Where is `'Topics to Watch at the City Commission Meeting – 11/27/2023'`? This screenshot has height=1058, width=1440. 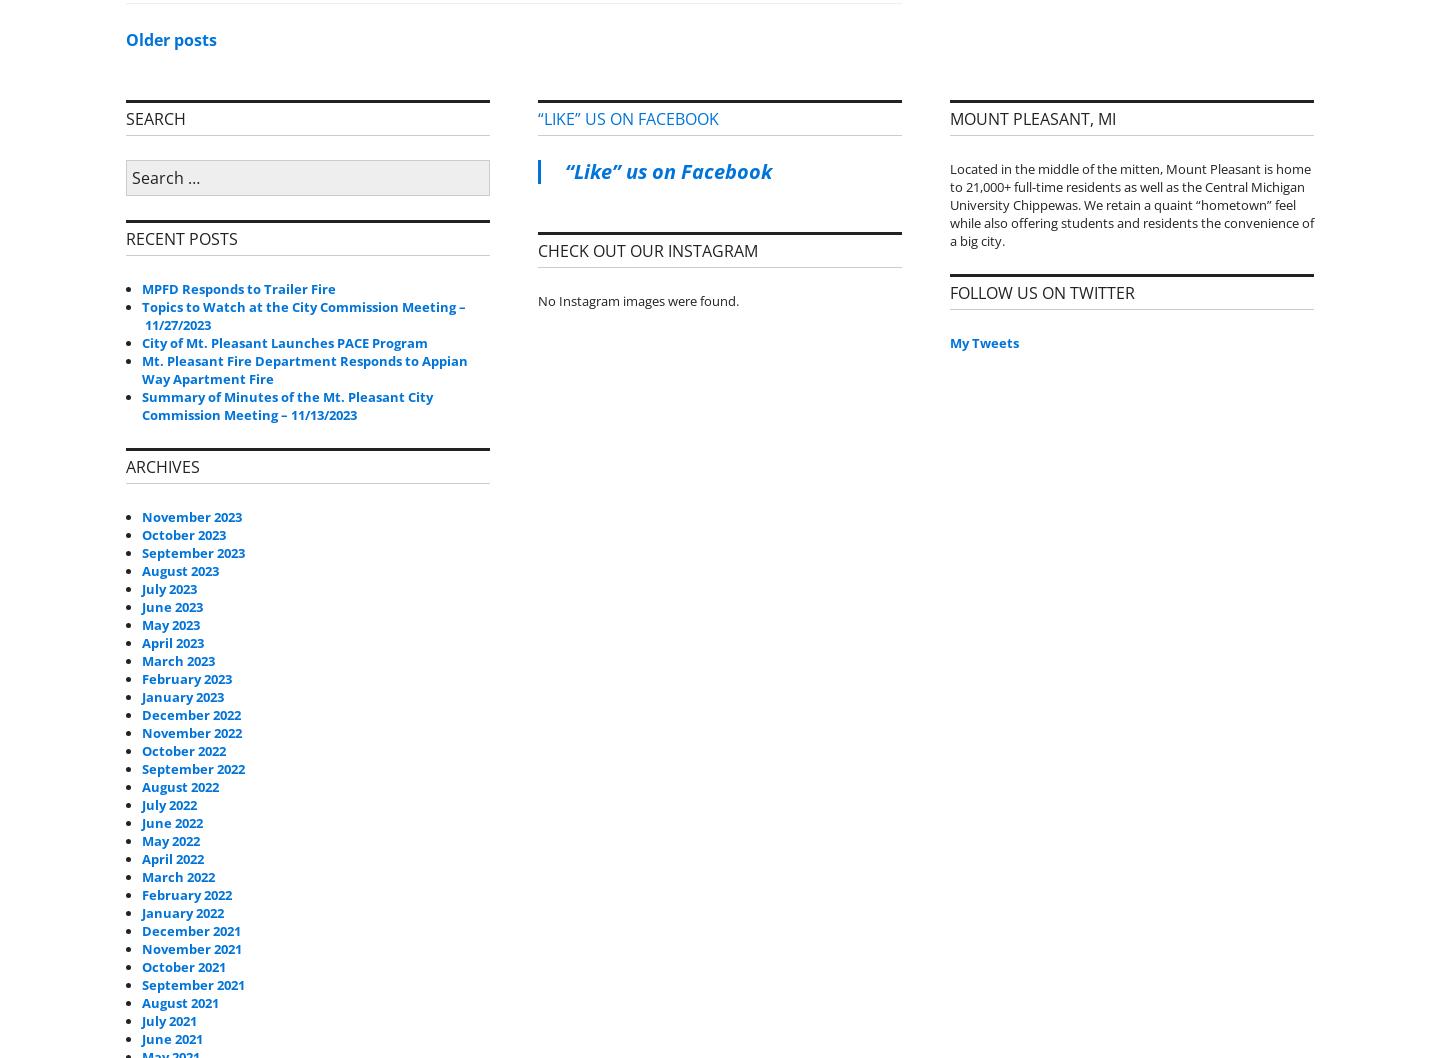 'Topics to Watch at the City Commission Meeting – 11/27/2023' is located at coordinates (303, 313).